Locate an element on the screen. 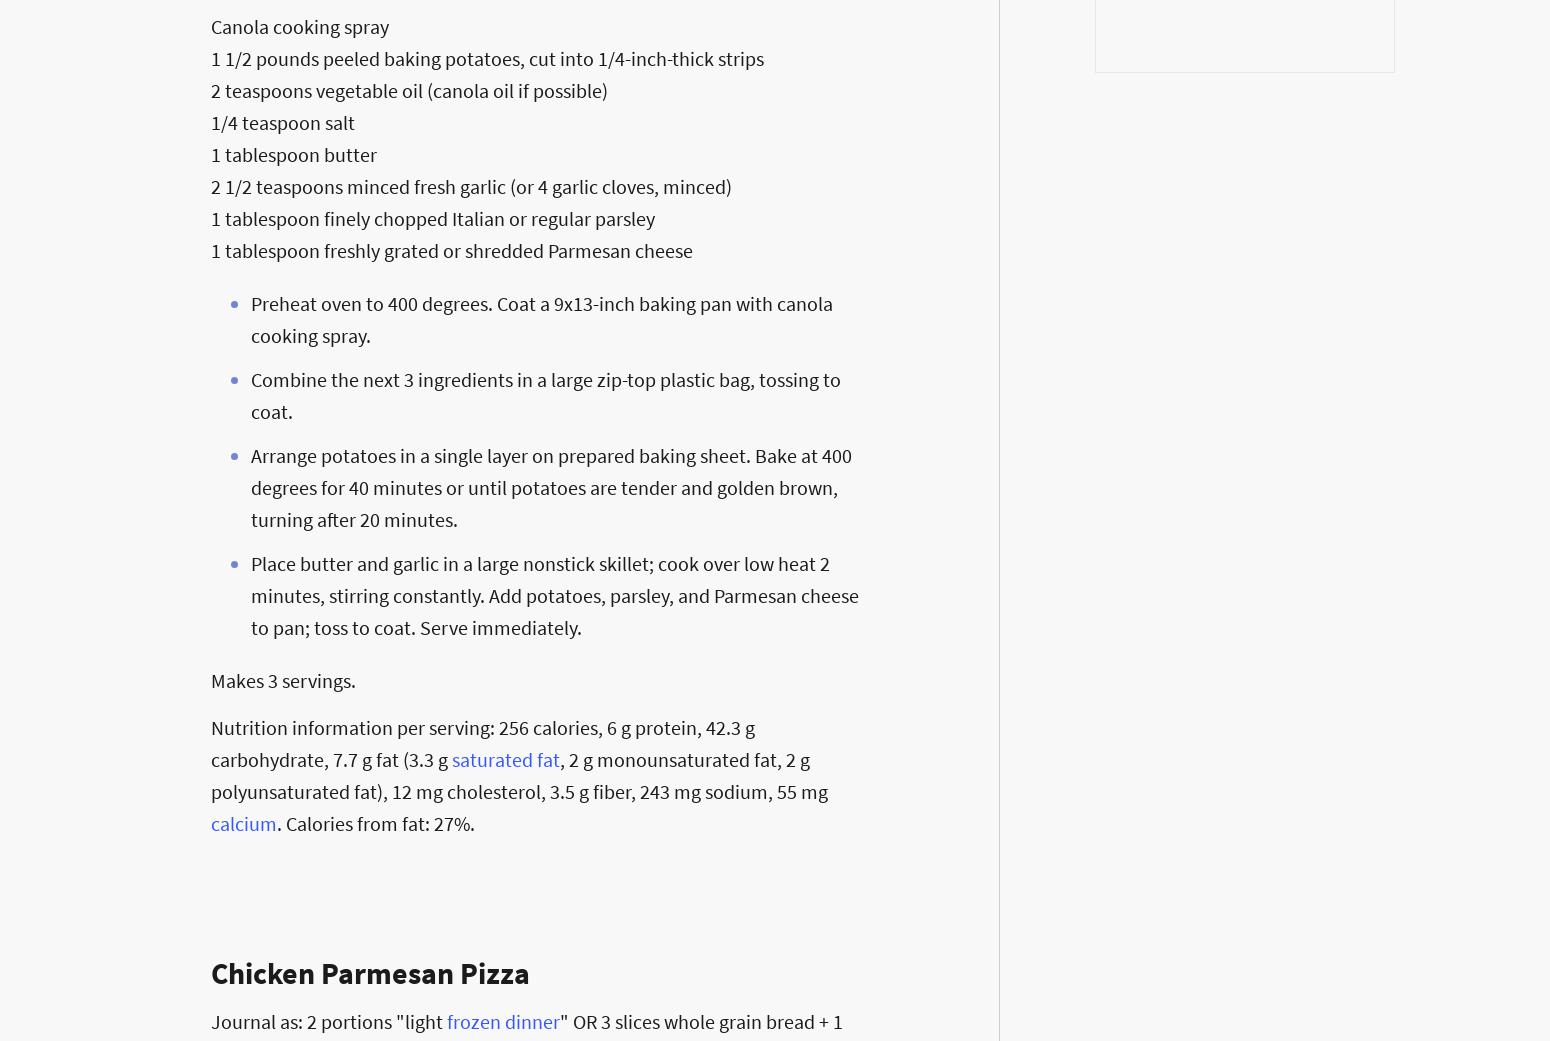  'Canola cooking spray' is located at coordinates (209, 25).